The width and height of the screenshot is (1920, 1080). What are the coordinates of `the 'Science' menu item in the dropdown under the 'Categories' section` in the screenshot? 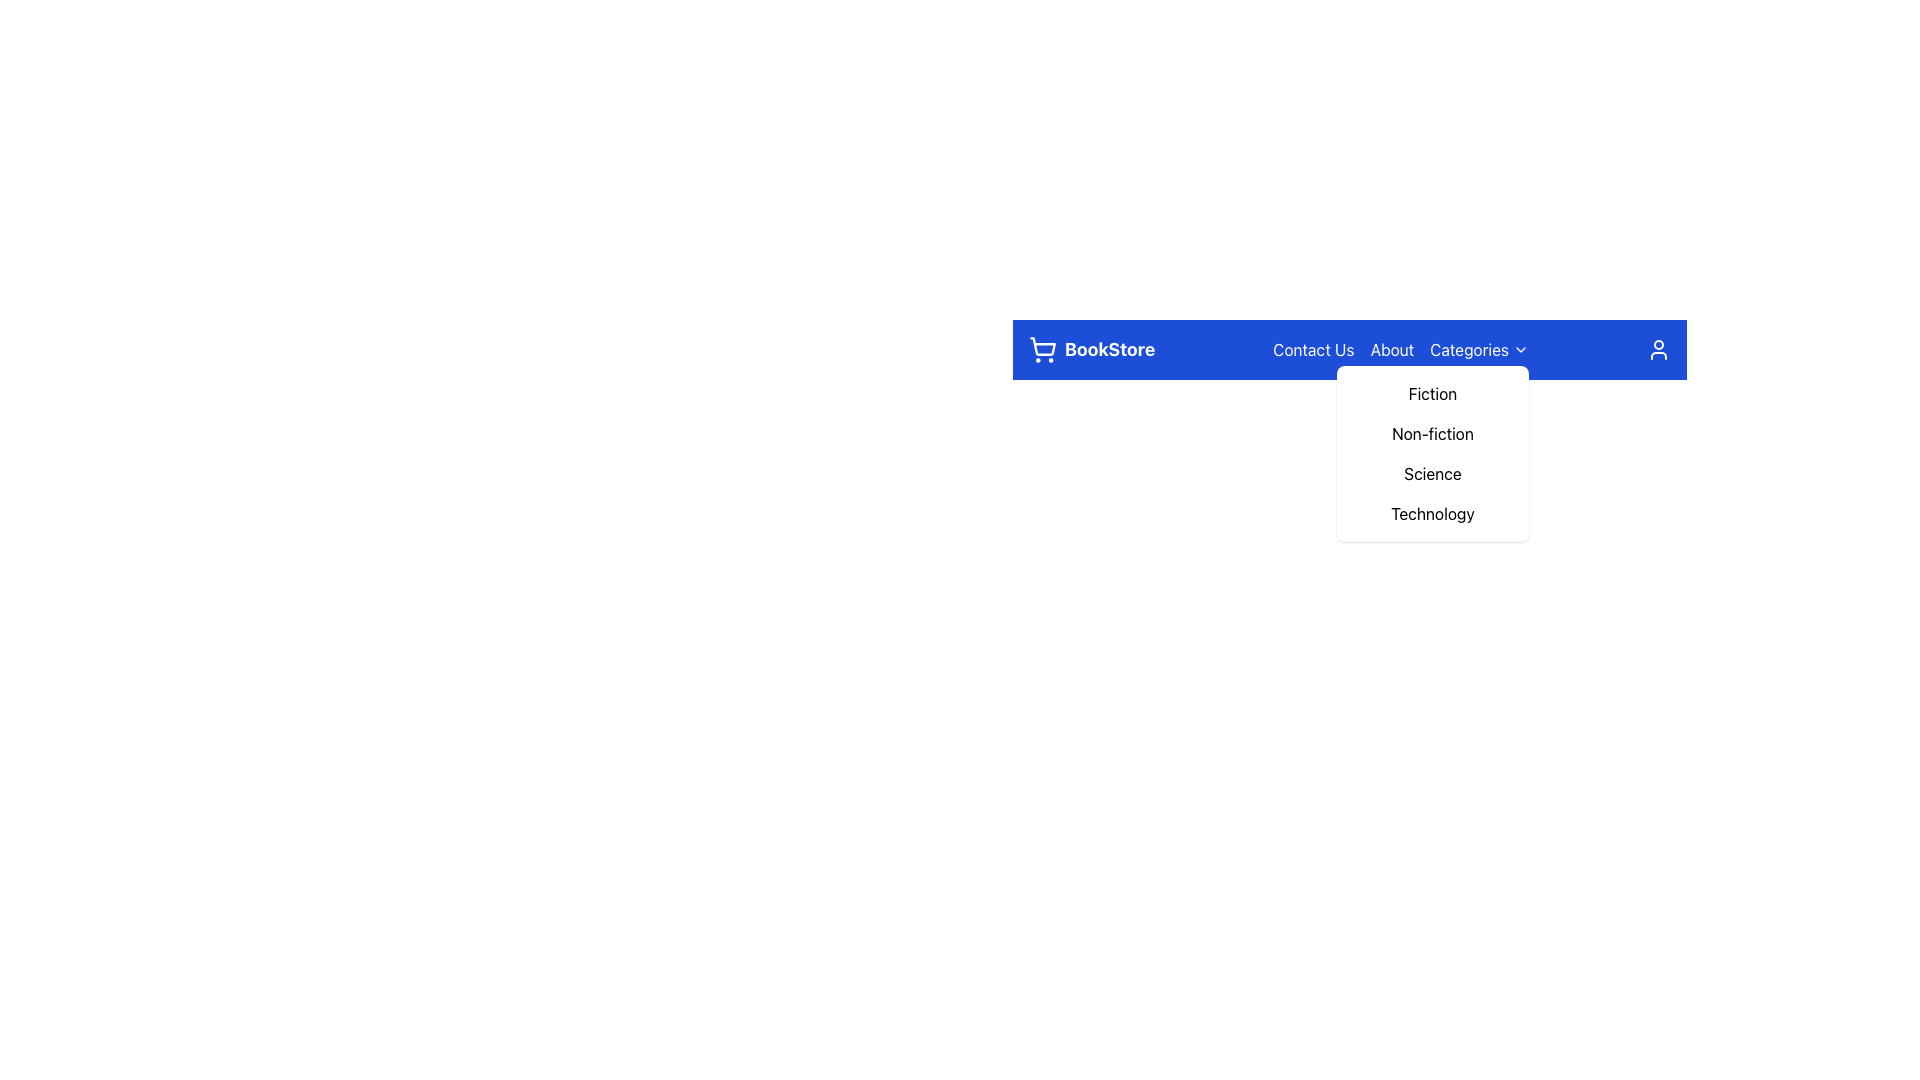 It's located at (1431, 474).